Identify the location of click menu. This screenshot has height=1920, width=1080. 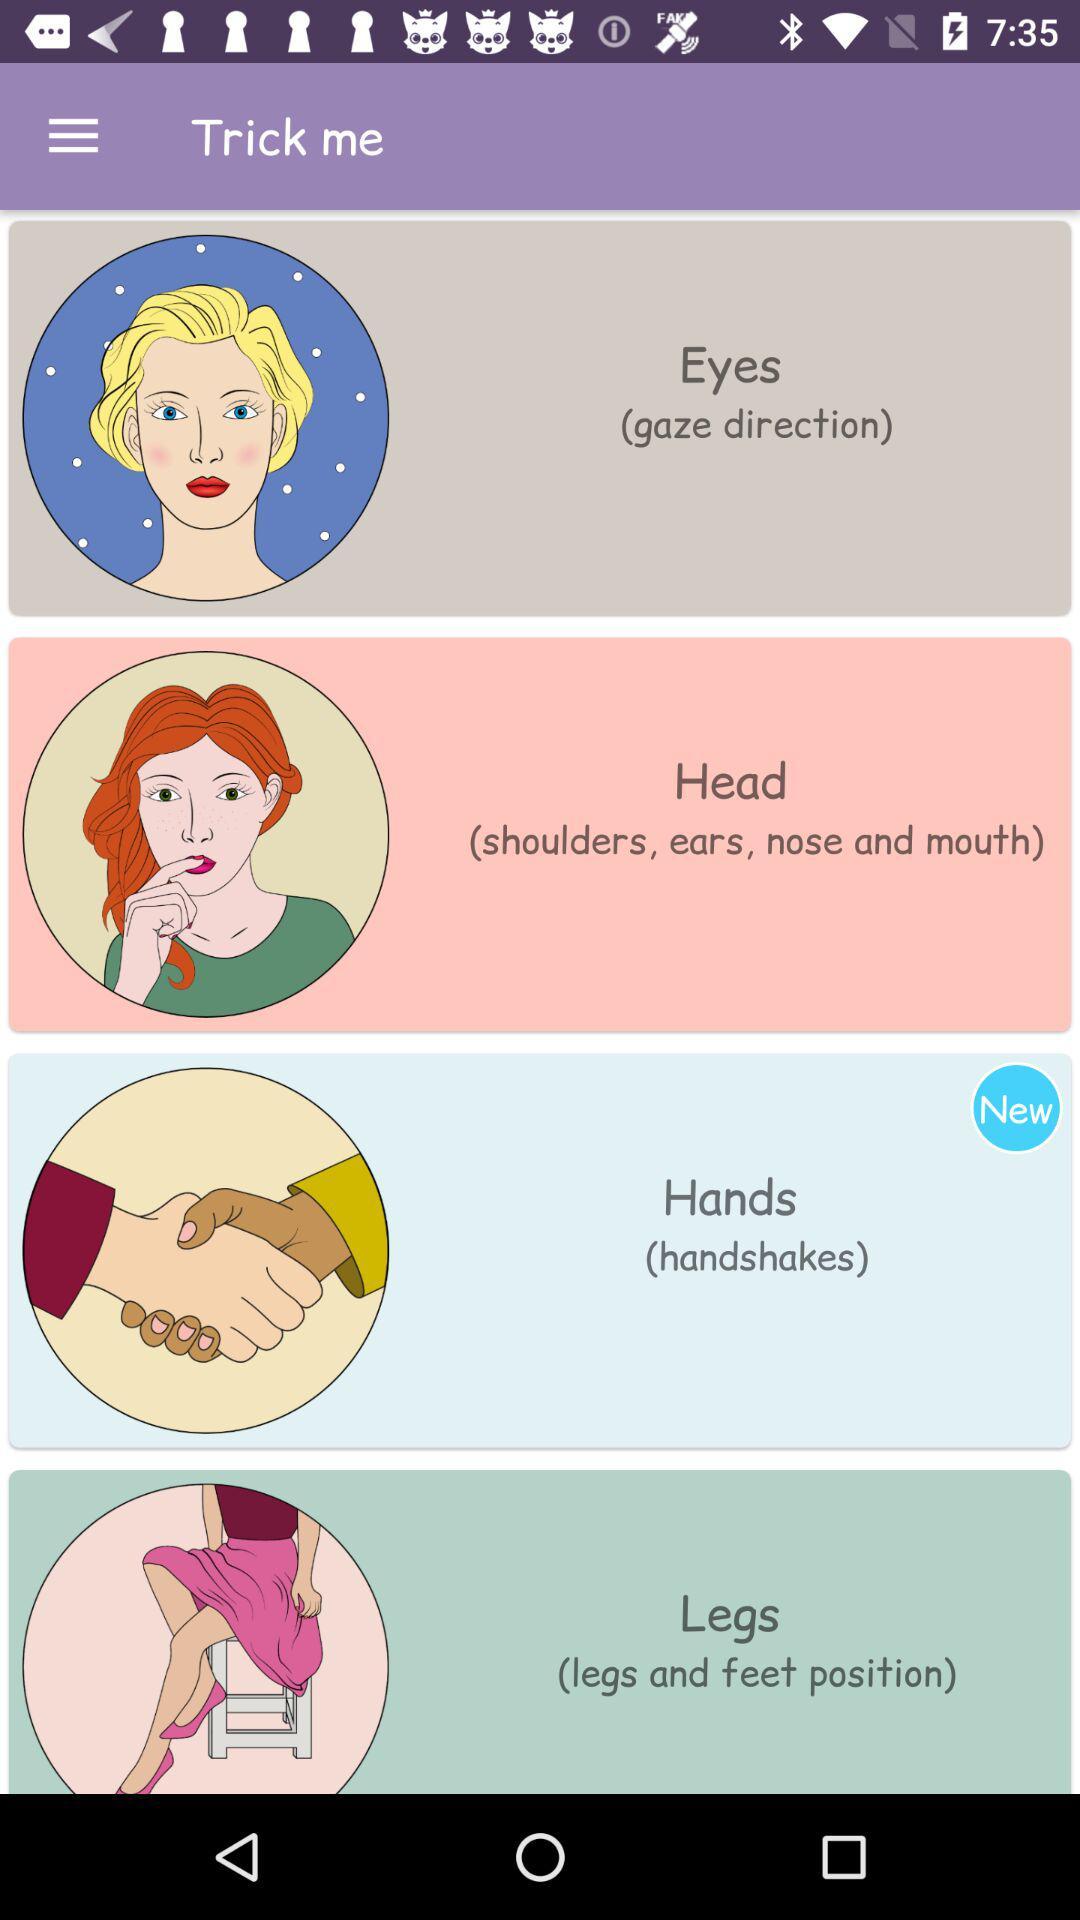
(72, 135).